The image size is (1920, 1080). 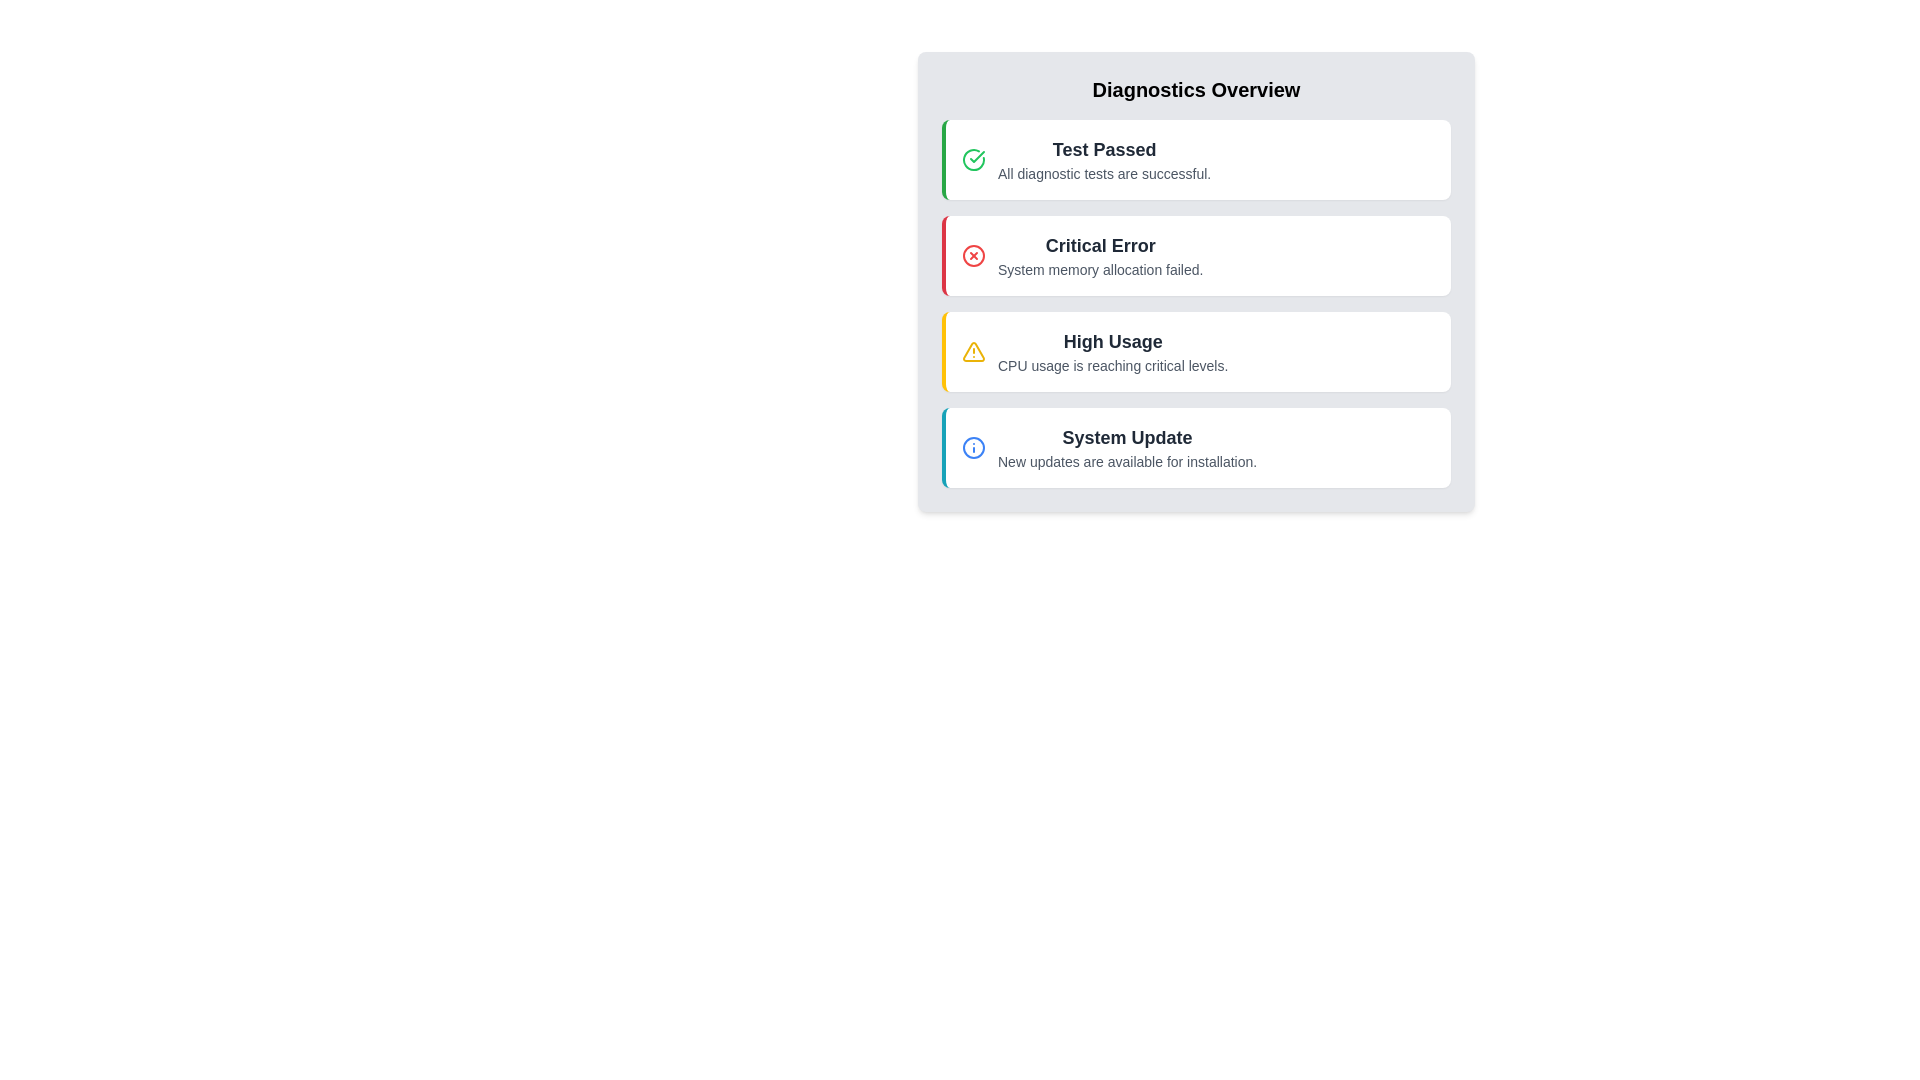 What do you see at coordinates (1198, 446) in the screenshot?
I see `the last notification in the 'Diagnostics Overview' box, which is identifiable by its blue left border, indicating system updates are available` at bounding box center [1198, 446].